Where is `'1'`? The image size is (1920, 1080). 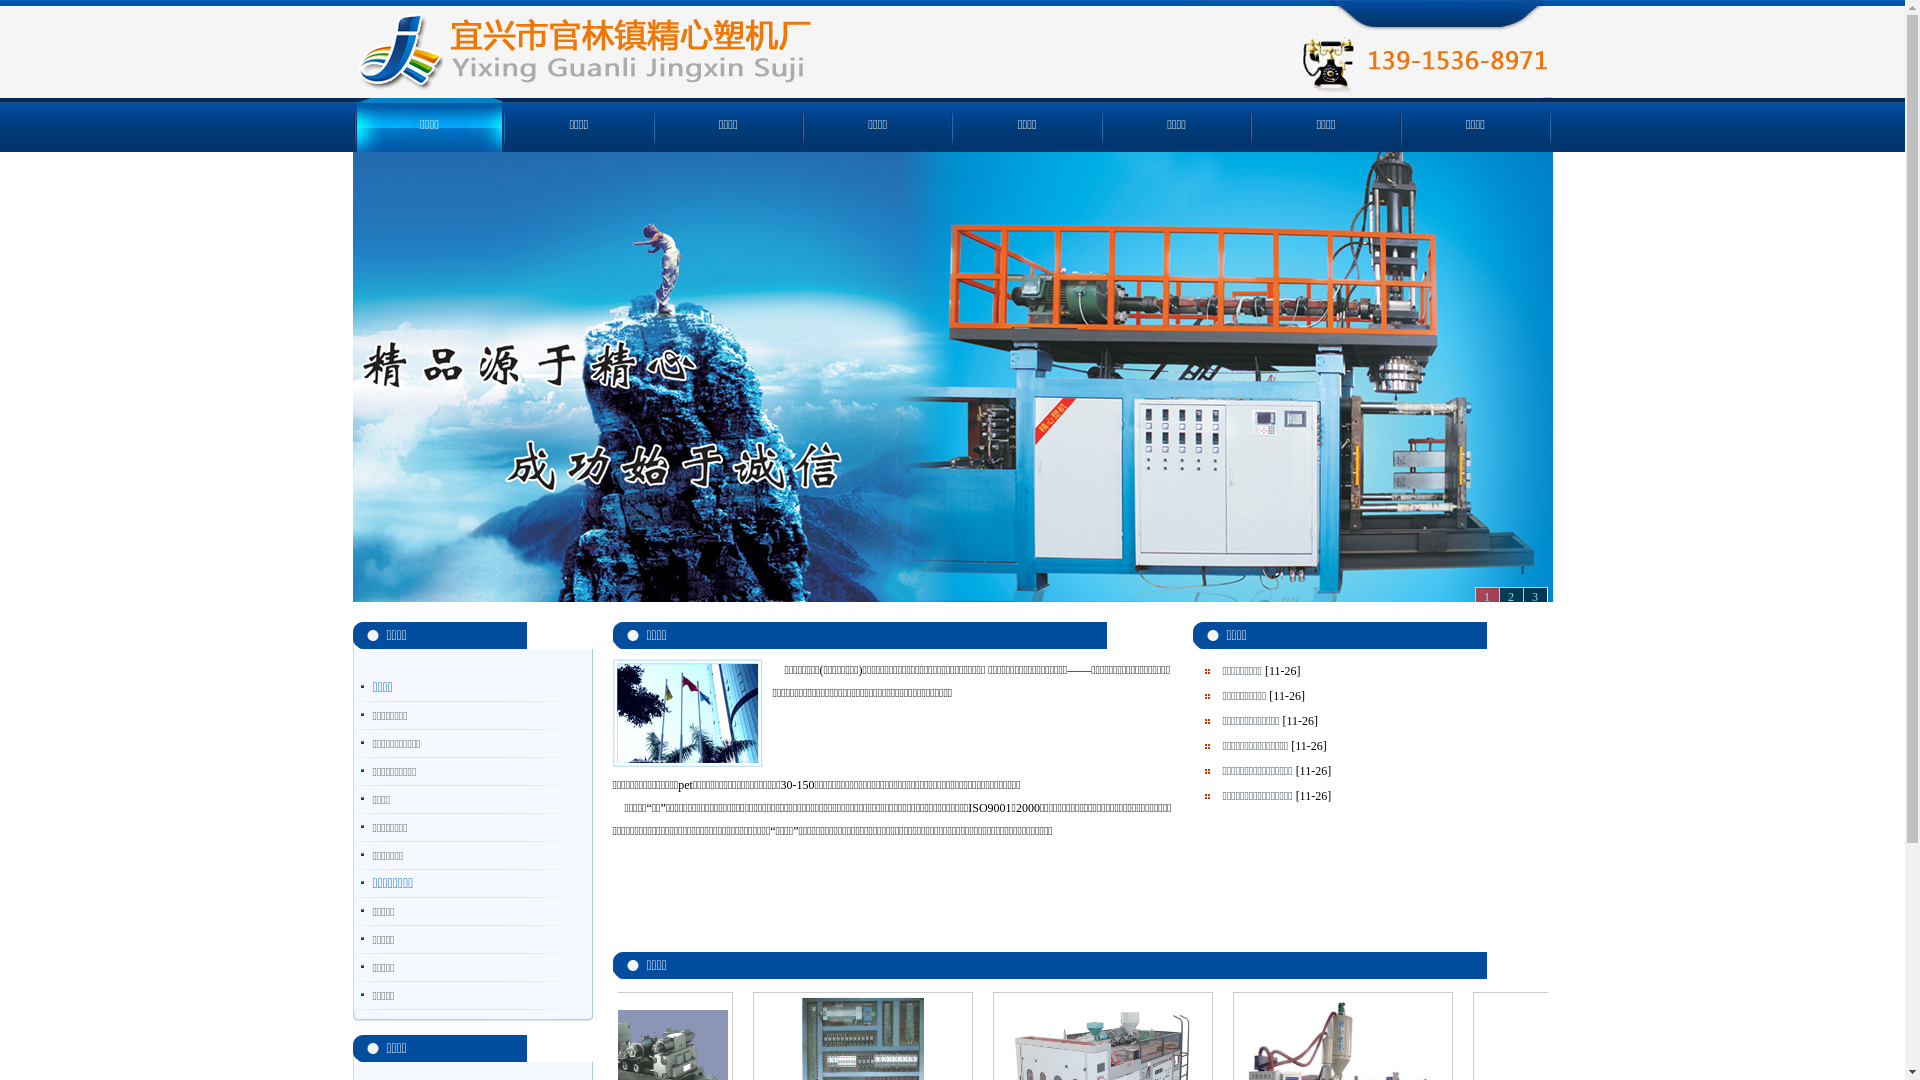 '1' is located at coordinates (1486, 595).